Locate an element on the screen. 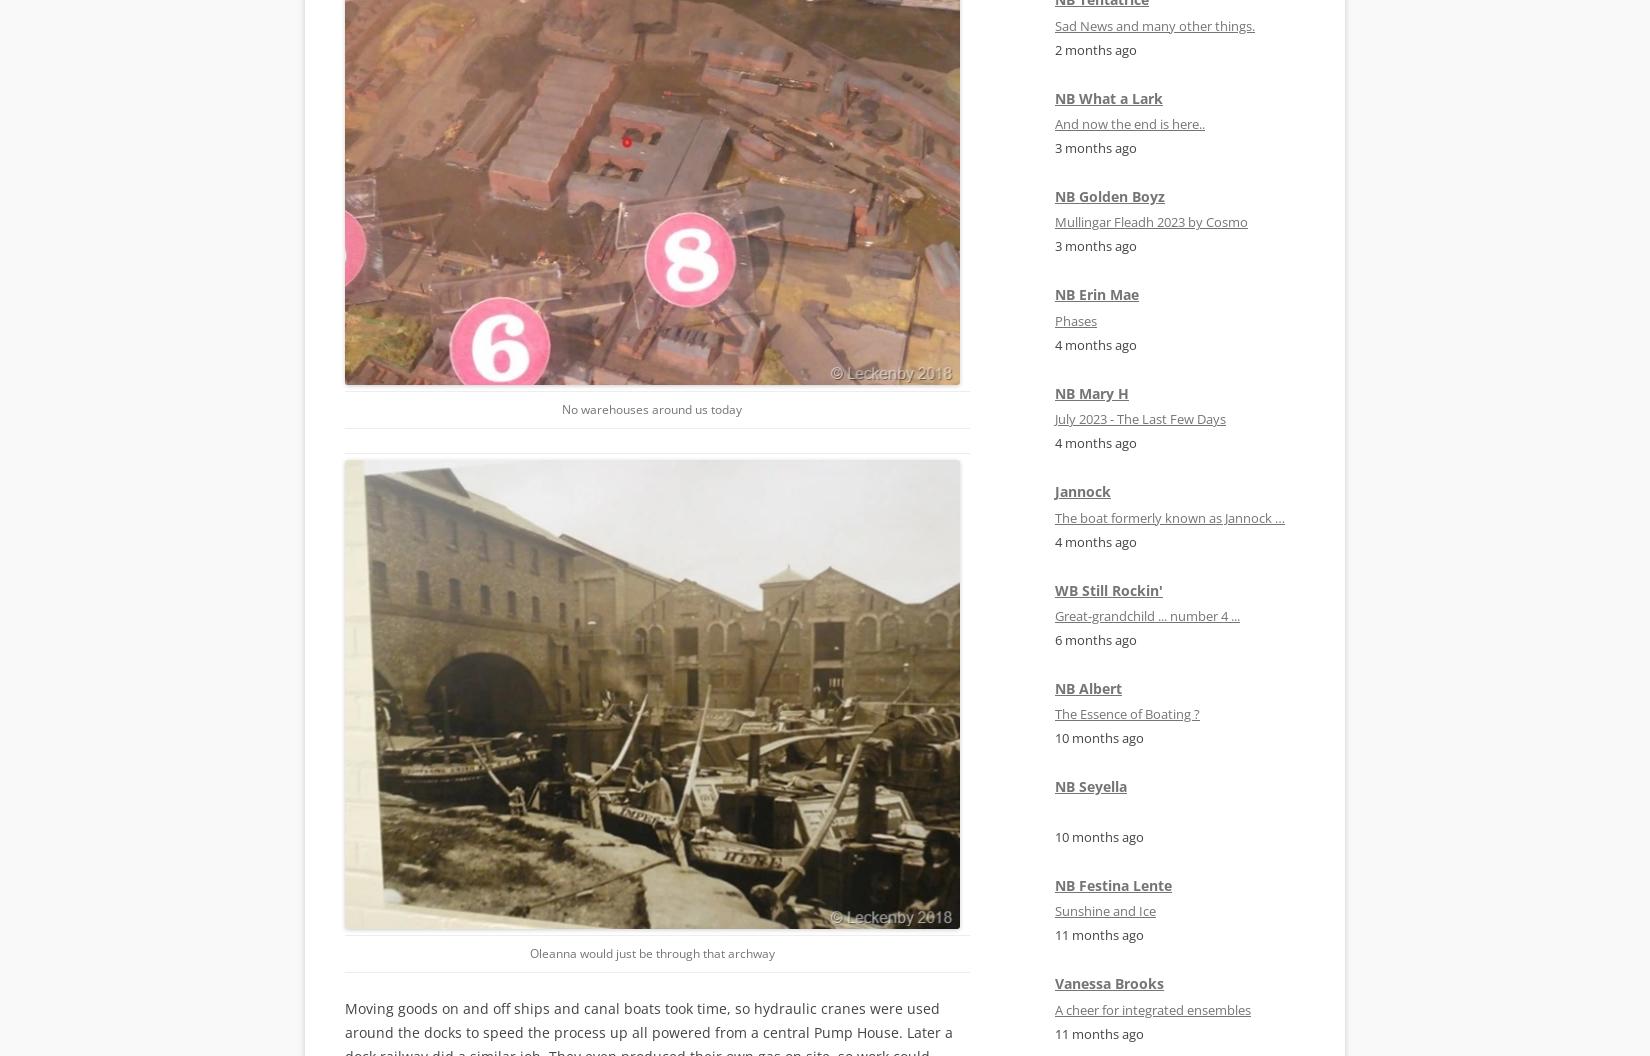 The image size is (1650, 1056). 'And now the end is here..' is located at coordinates (1129, 122).